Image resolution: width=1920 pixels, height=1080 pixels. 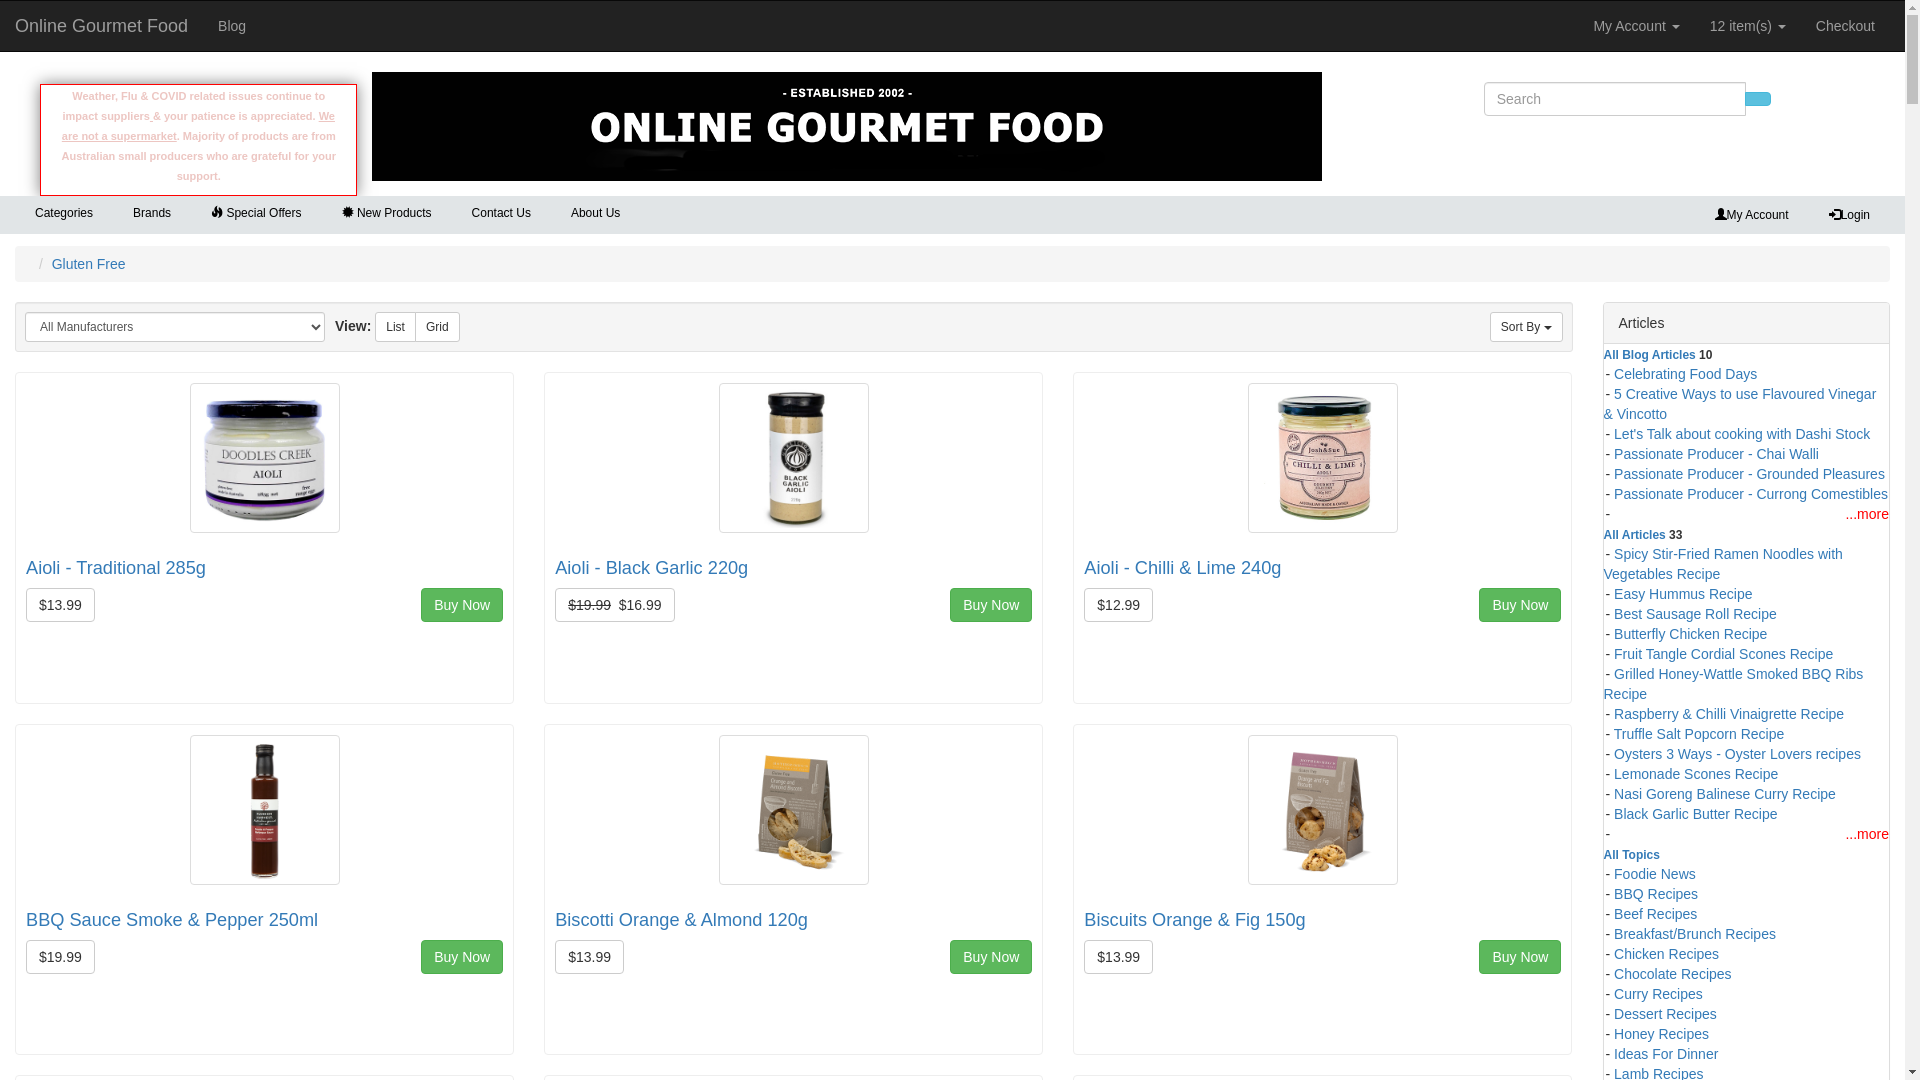 What do you see at coordinates (1741, 431) in the screenshot?
I see `'Let's Talk about cooking with Dashi Stock'` at bounding box center [1741, 431].